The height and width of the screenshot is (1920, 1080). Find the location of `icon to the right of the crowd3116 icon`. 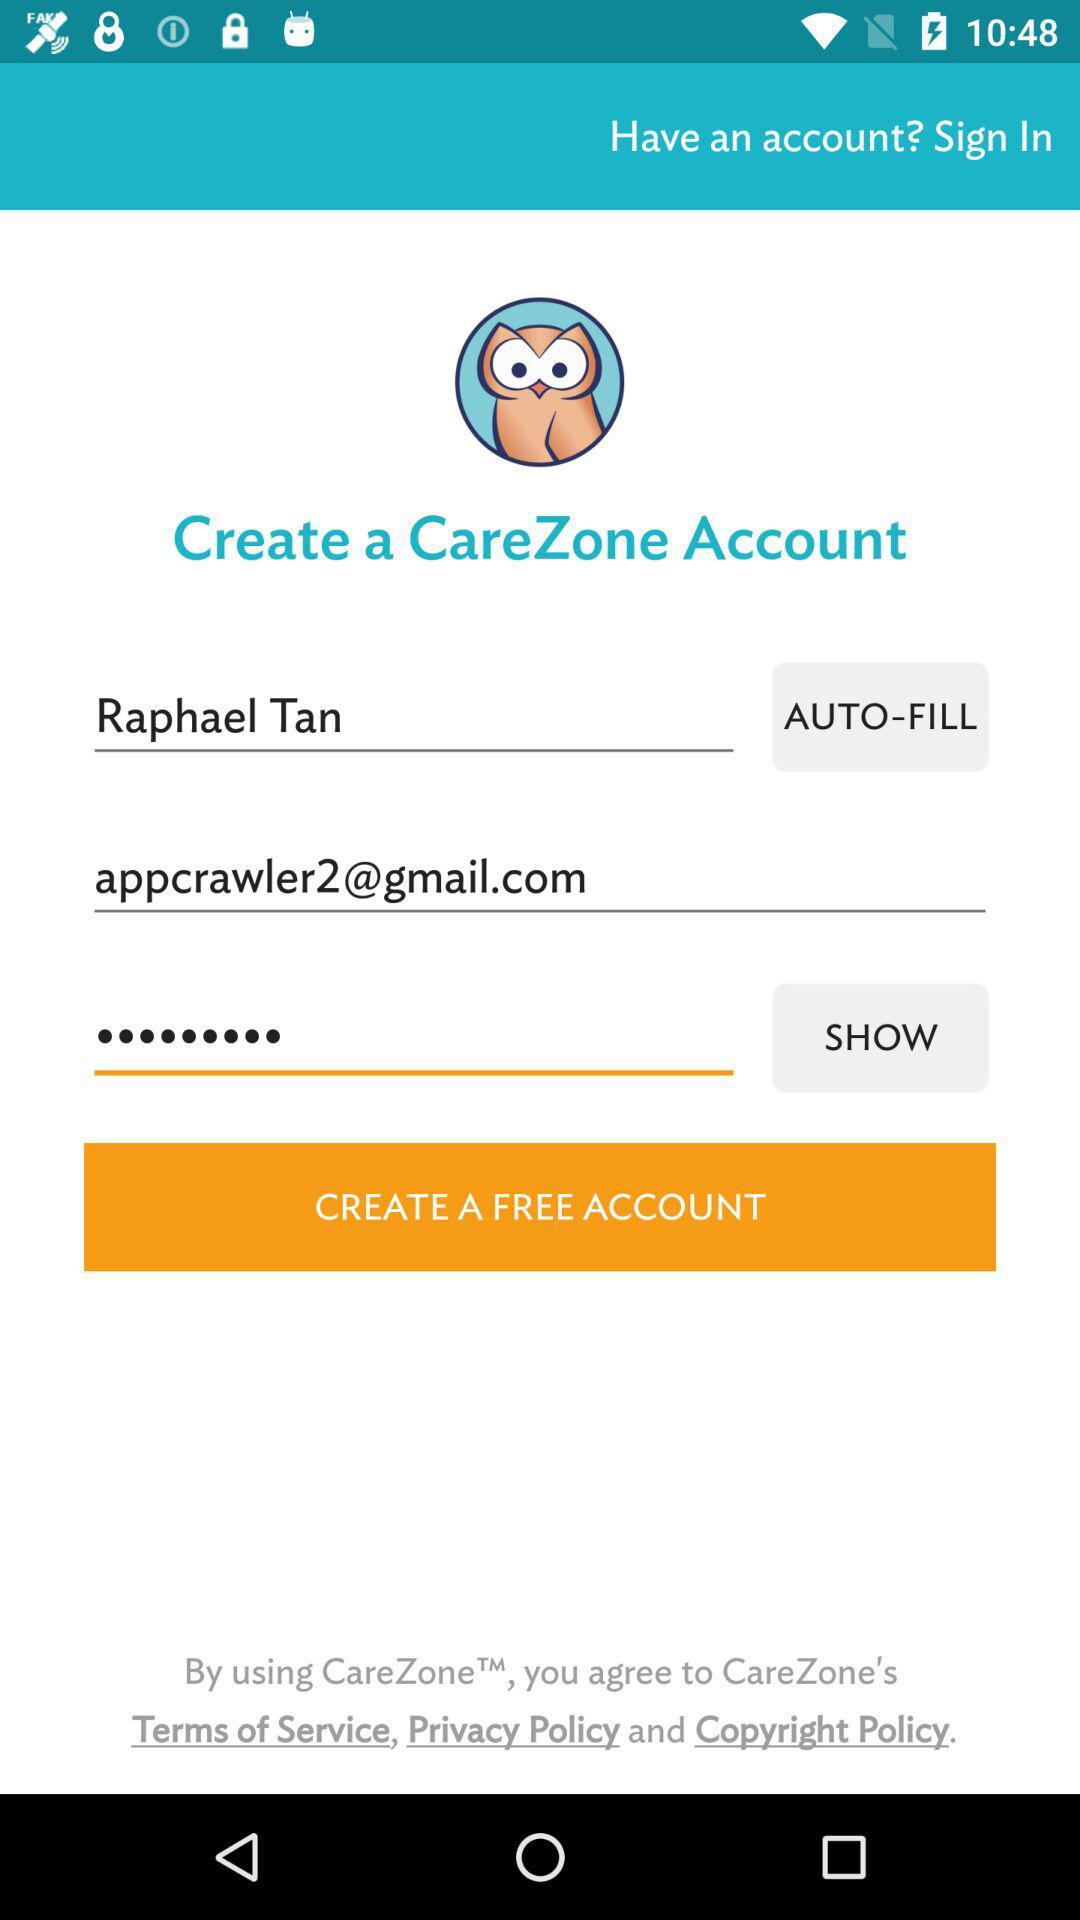

icon to the right of the crowd3116 icon is located at coordinates (879, 1037).